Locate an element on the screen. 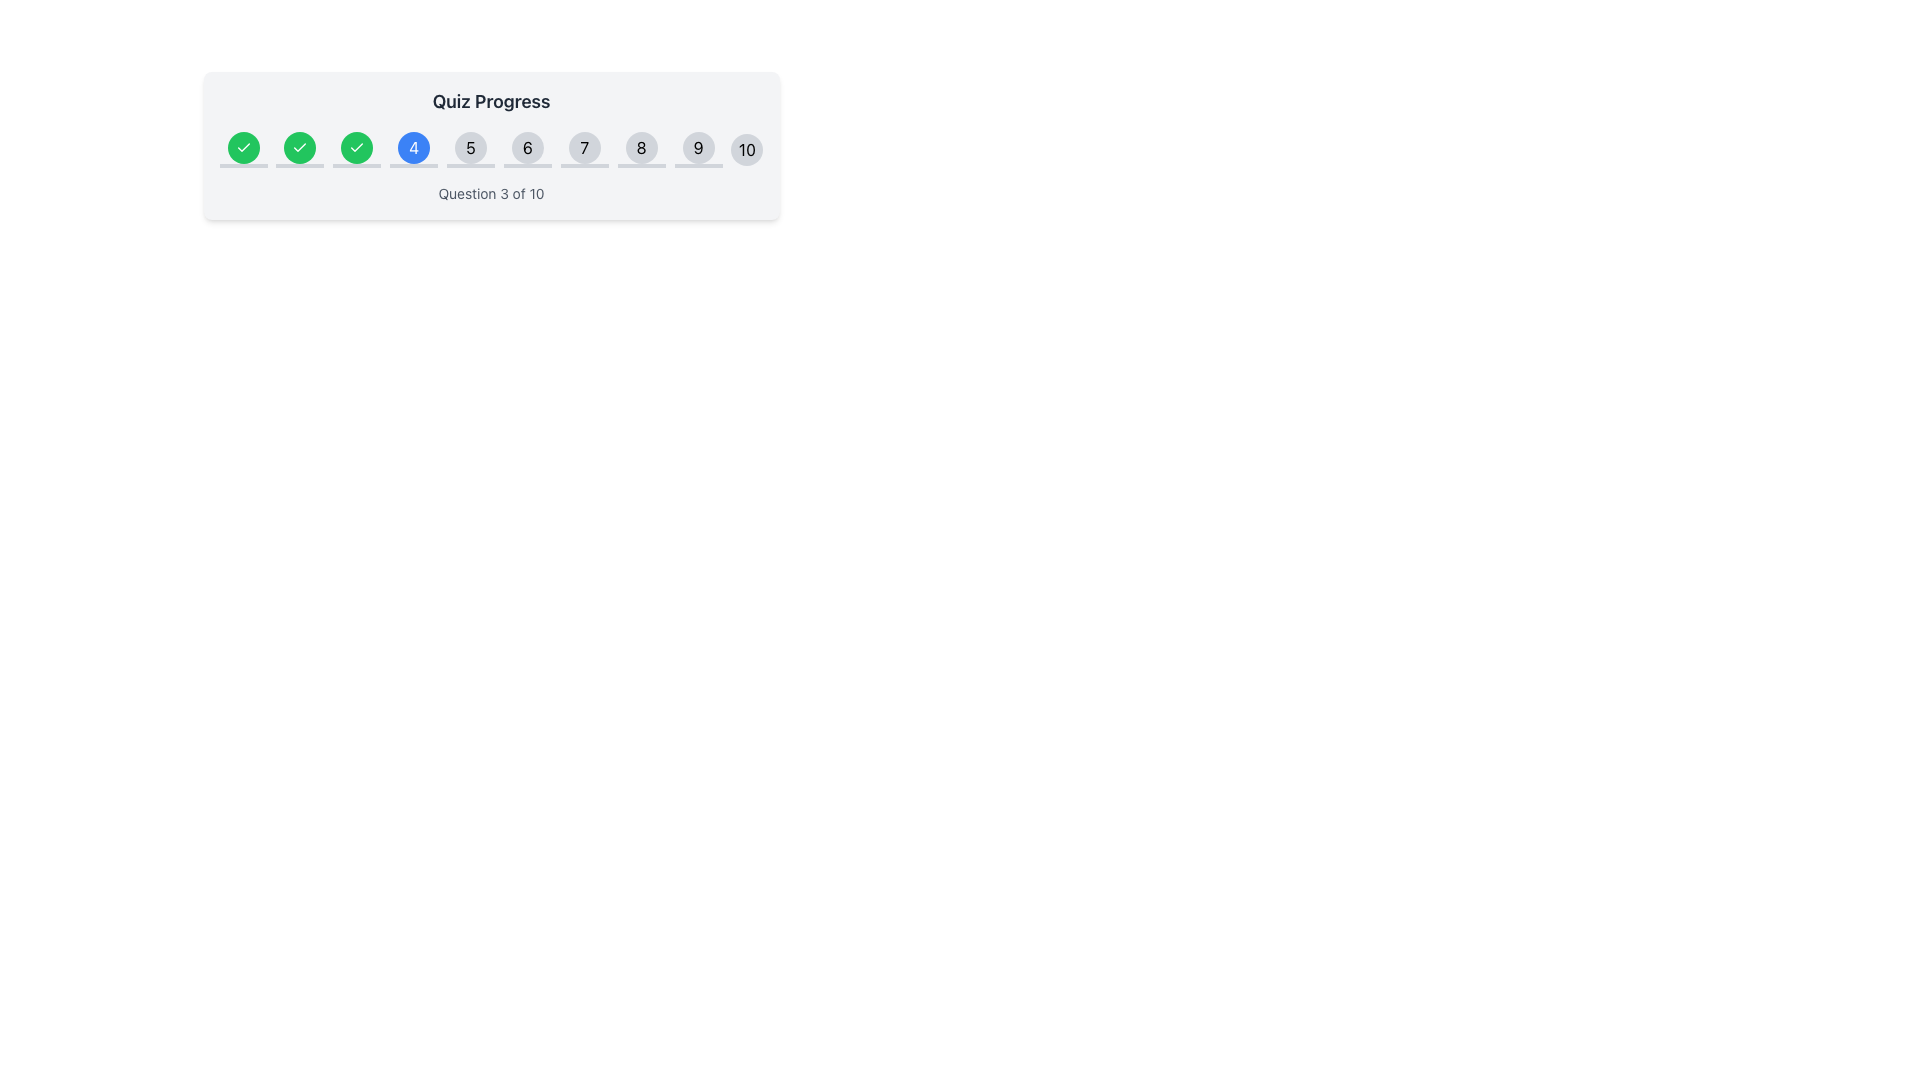  the progress bar segment that visually indicates the state corresponding to the number 7, located below the circular marker with the number 7 in the quiz progress indicator is located at coordinates (583, 164).